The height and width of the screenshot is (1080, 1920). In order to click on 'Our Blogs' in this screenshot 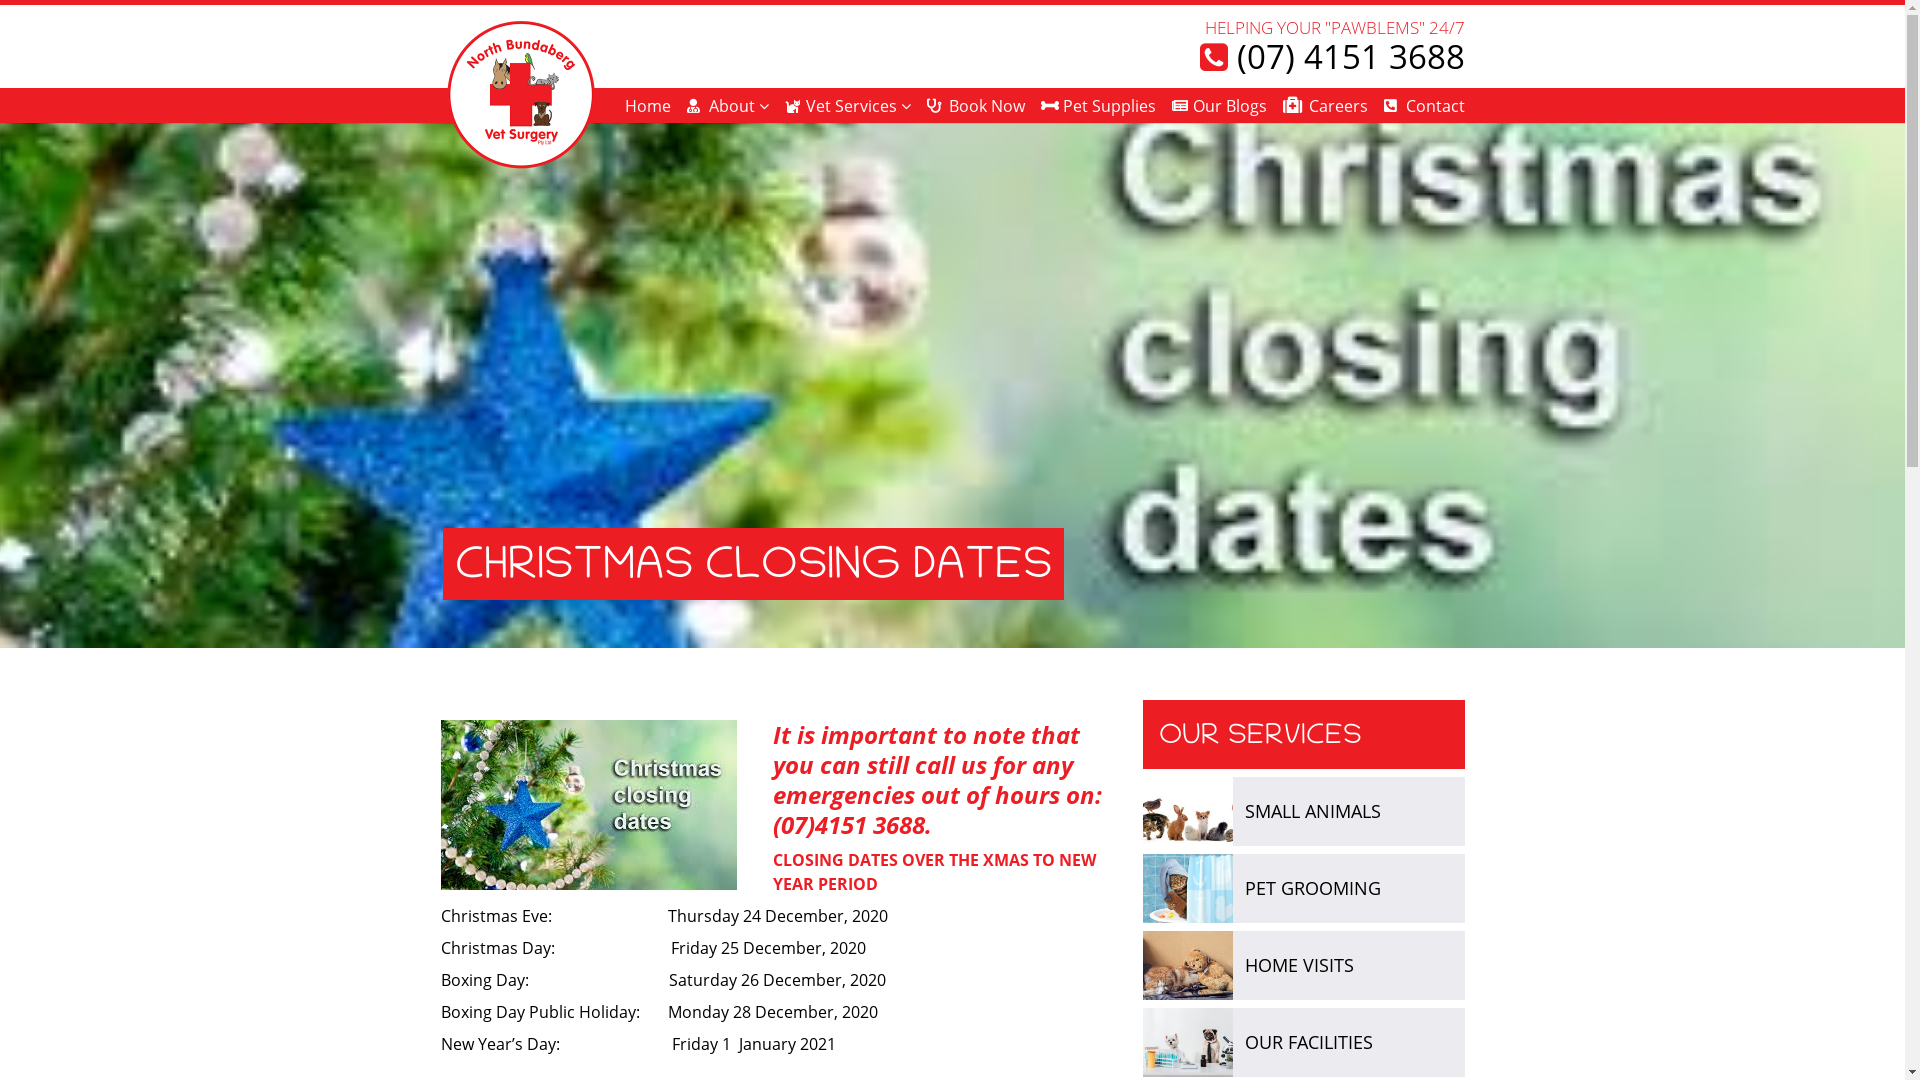, I will do `click(1218, 105)`.